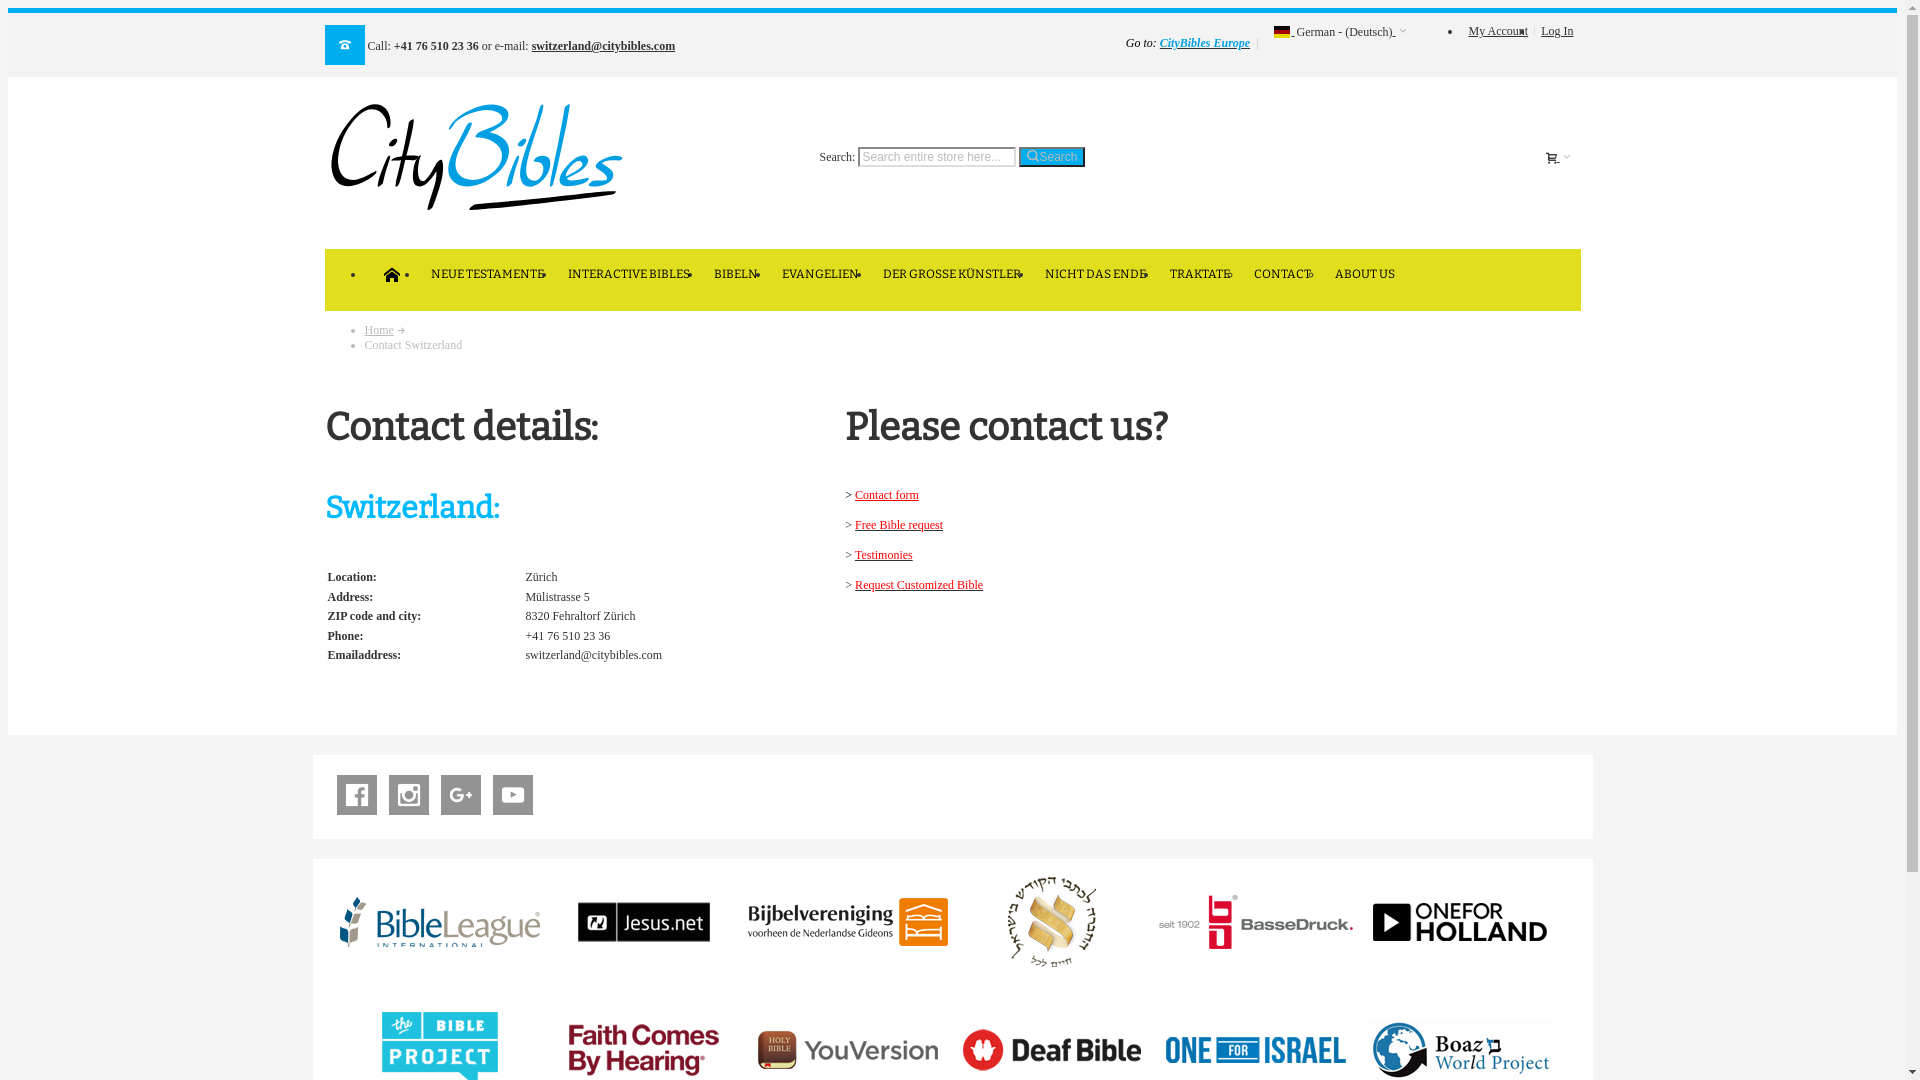 The height and width of the screenshot is (1080, 1920). I want to click on 'BIBELN', so click(734, 273).